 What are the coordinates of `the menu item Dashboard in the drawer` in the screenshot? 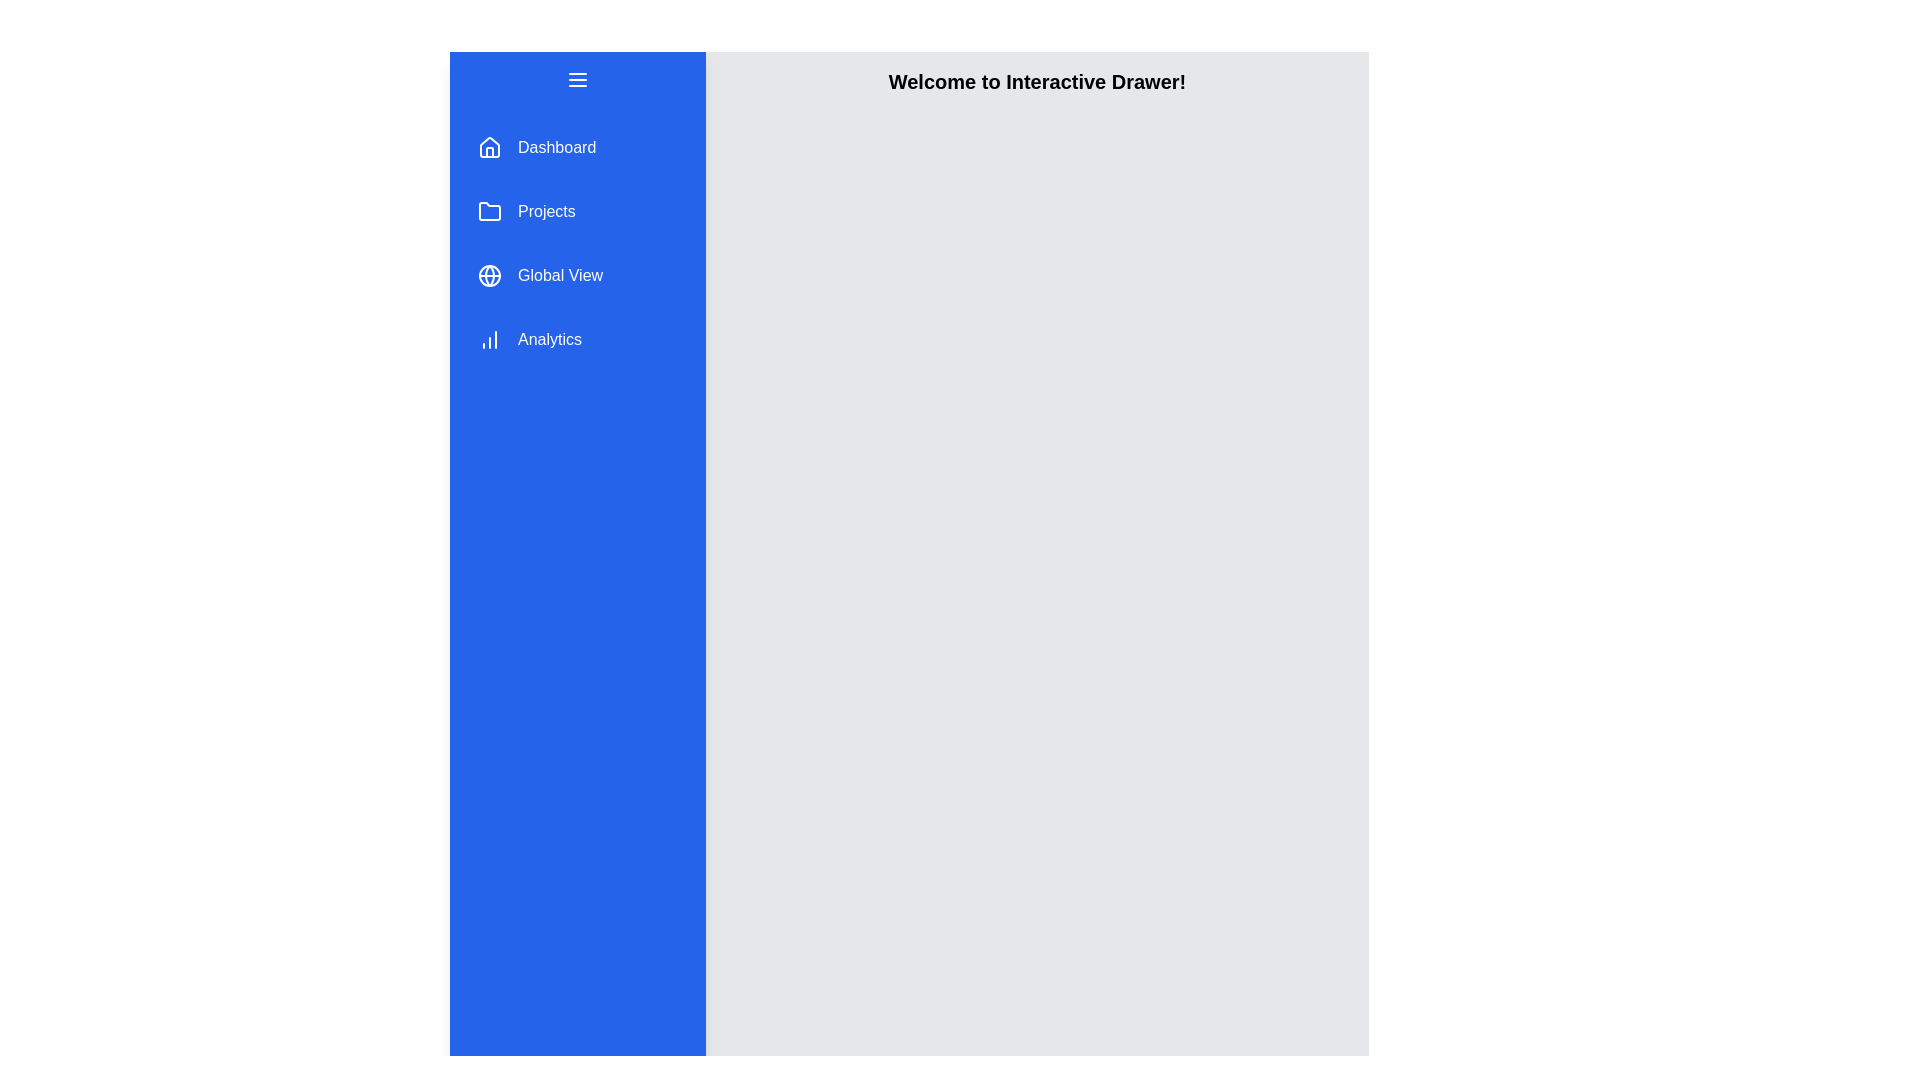 It's located at (576, 146).